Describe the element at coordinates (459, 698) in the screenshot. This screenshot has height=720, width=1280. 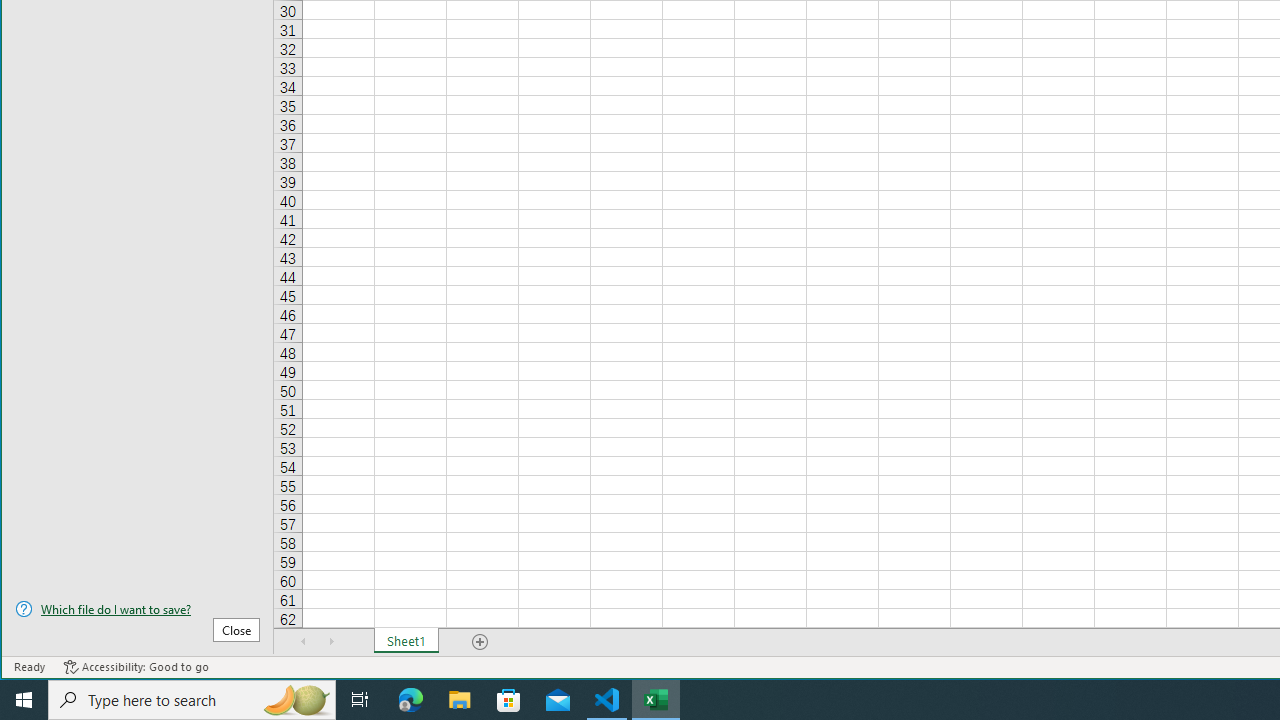
I see `'File Explorer'` at that location.